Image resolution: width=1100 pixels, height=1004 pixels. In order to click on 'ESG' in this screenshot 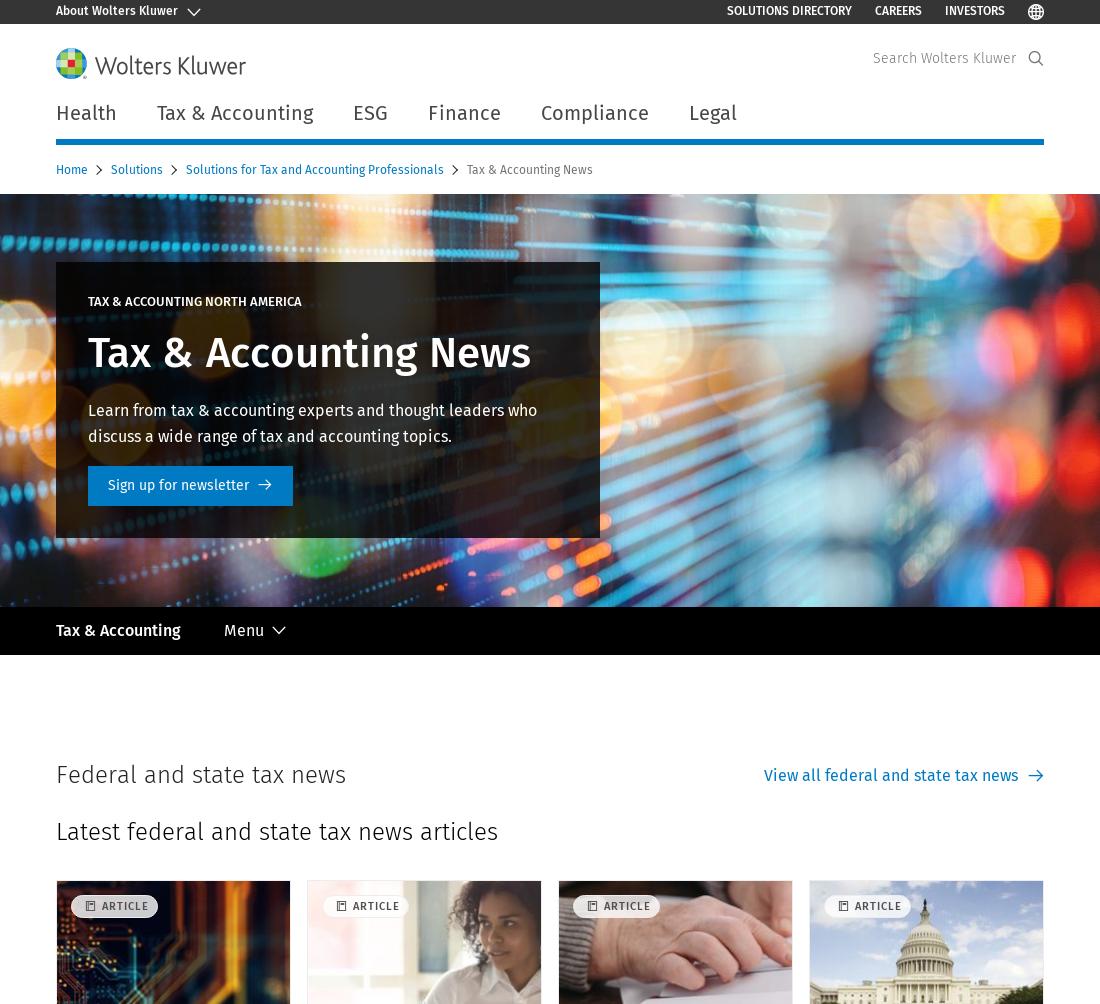, I will do `click(352, 112)`.